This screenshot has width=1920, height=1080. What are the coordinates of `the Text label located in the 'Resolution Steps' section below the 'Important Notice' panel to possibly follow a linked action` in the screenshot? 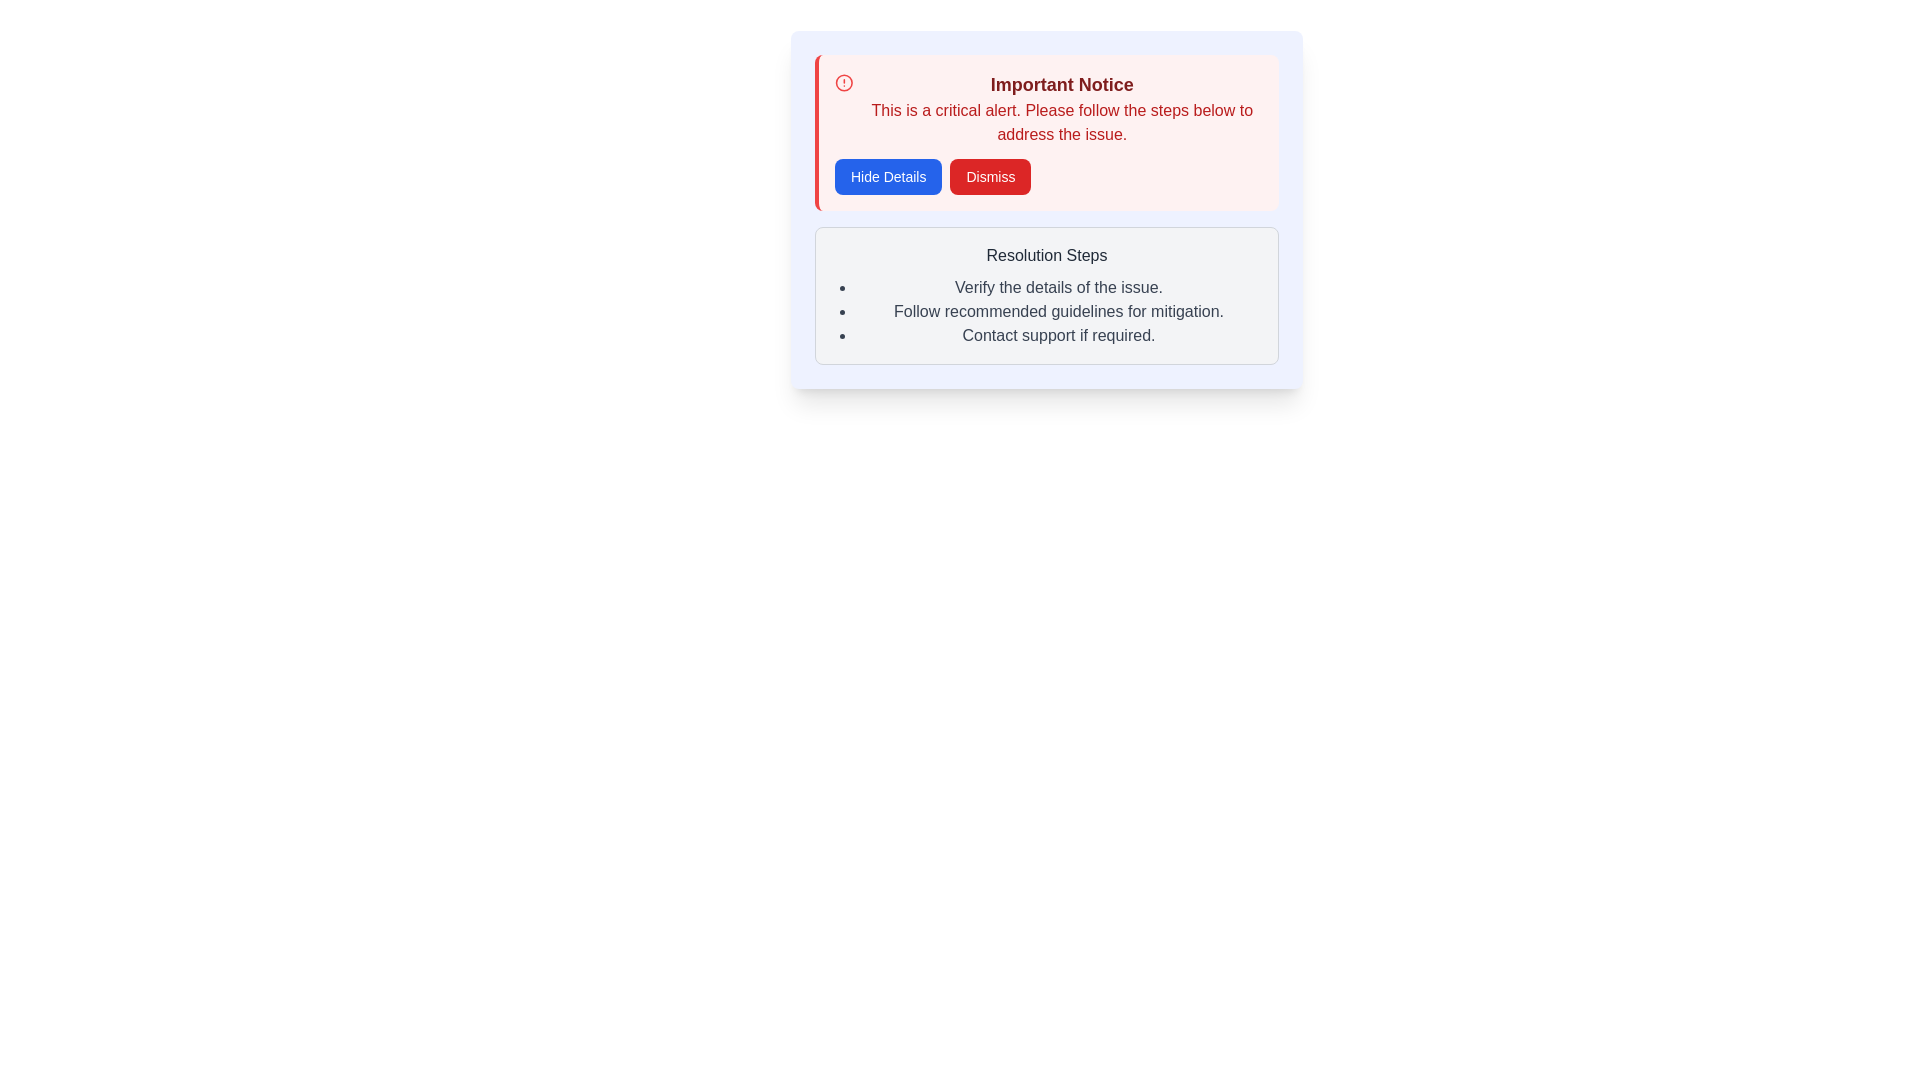 It's located at (1058, 288).